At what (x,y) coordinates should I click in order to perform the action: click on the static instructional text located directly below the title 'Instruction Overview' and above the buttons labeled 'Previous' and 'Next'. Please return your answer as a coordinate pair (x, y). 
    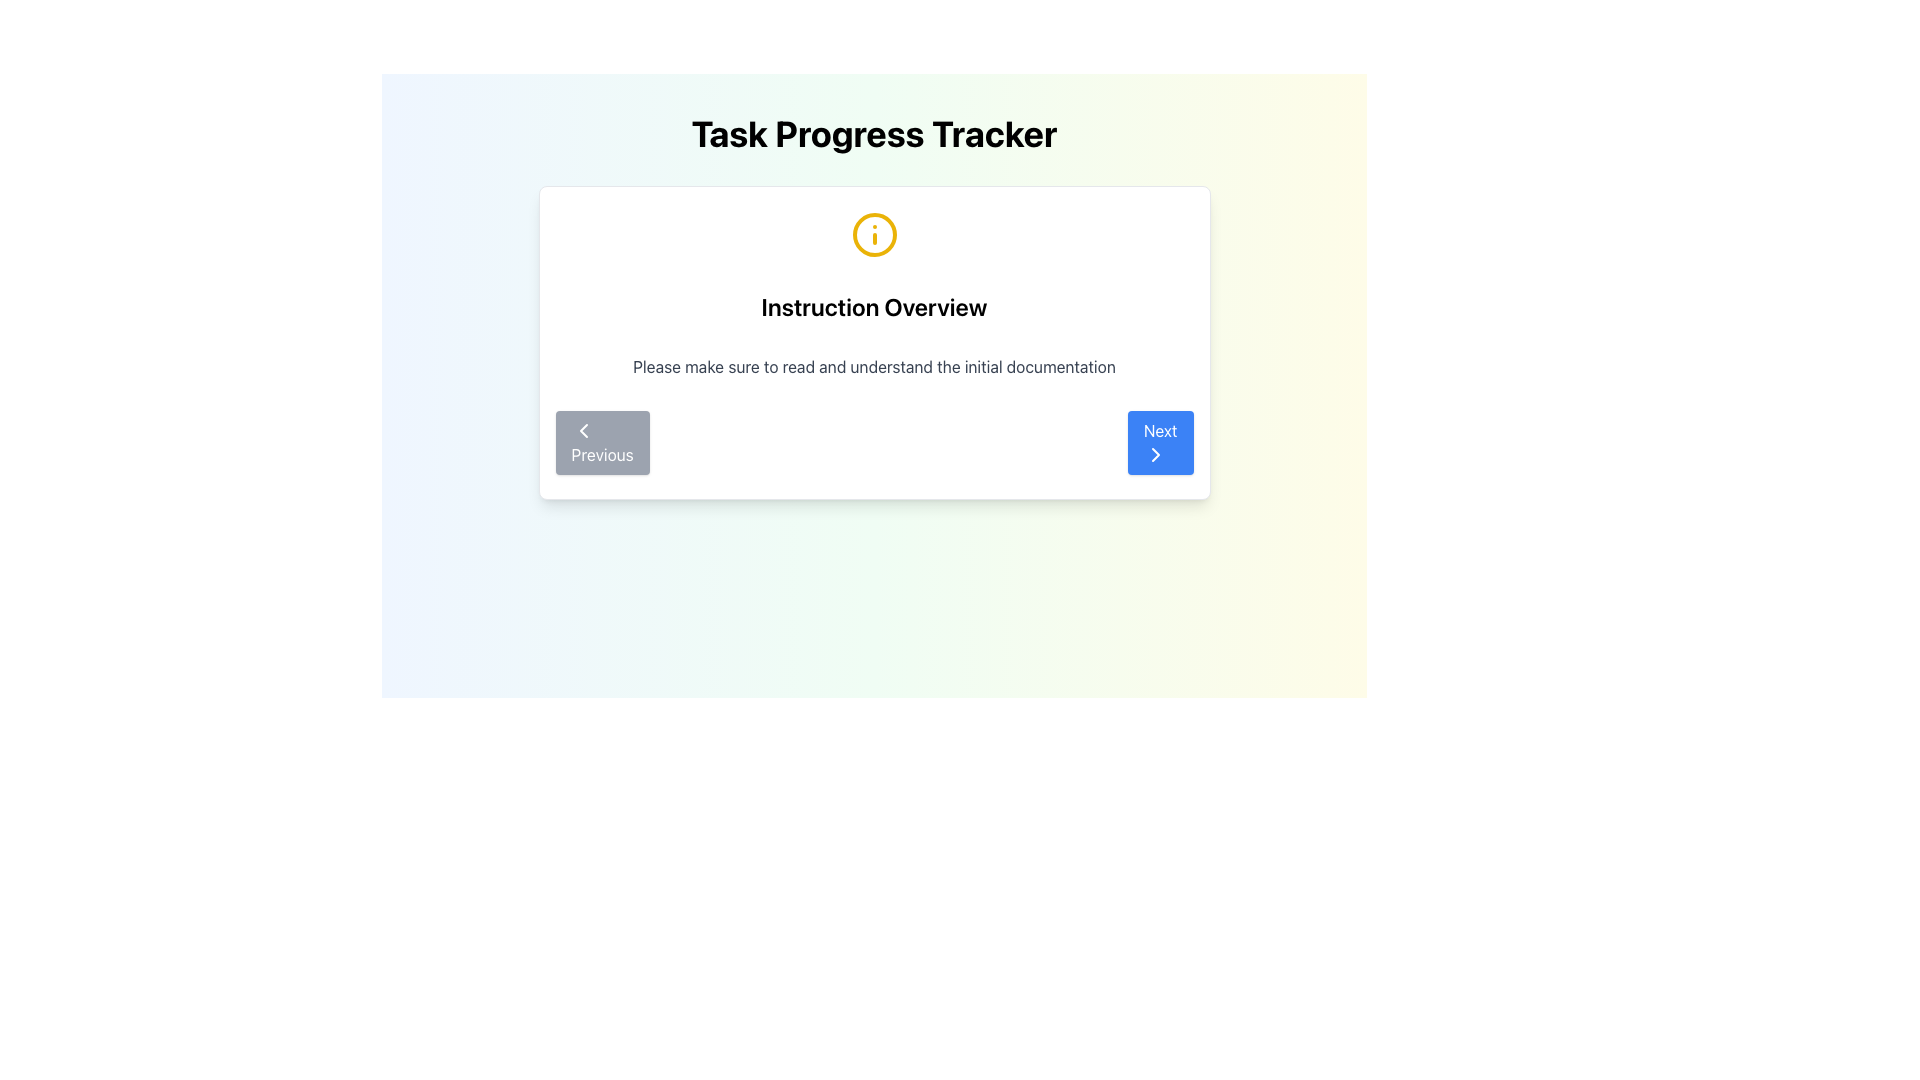
    Looking at the image, I should click on (874, 366).